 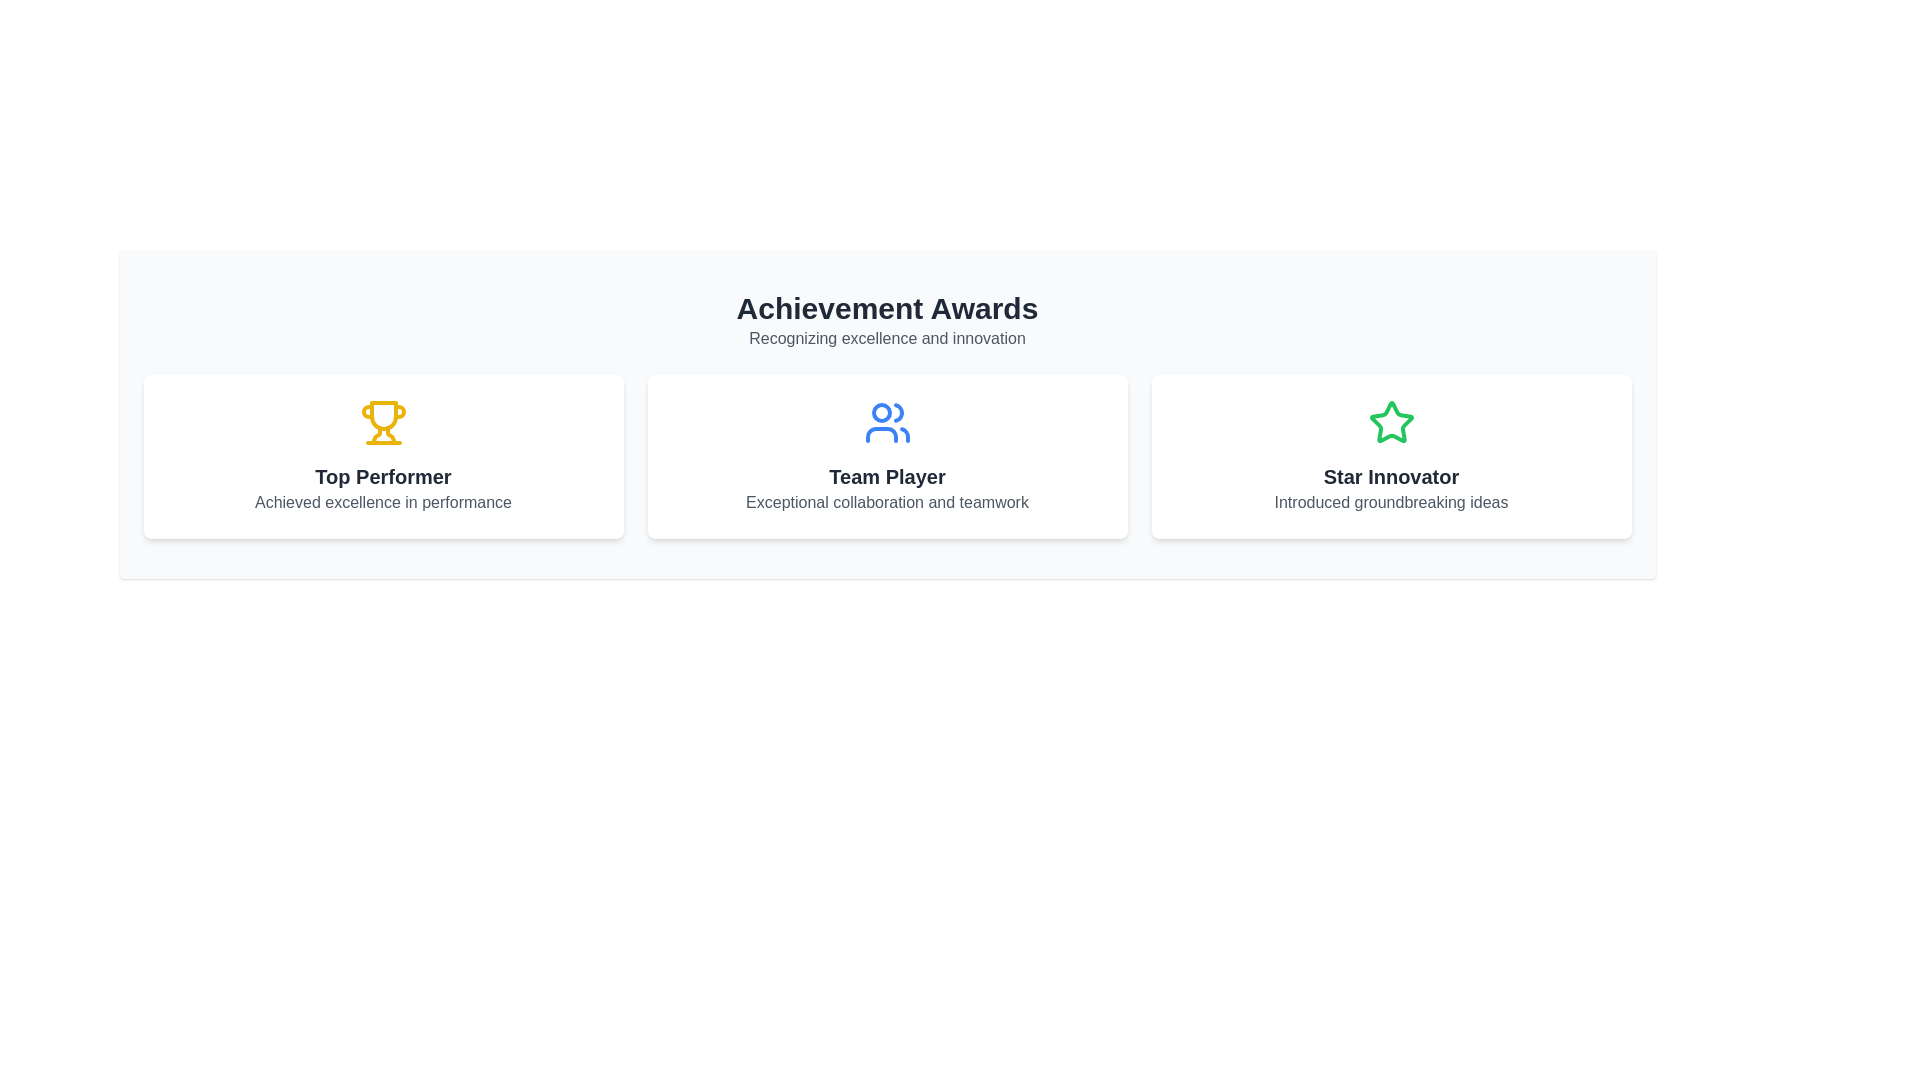 What do you see at coordinates (383, 422) in the screenshot?
I see `the achievement icon located above the 'Top Performer' text in the 'Top Performer' panel` at bounding box center [383, 422].